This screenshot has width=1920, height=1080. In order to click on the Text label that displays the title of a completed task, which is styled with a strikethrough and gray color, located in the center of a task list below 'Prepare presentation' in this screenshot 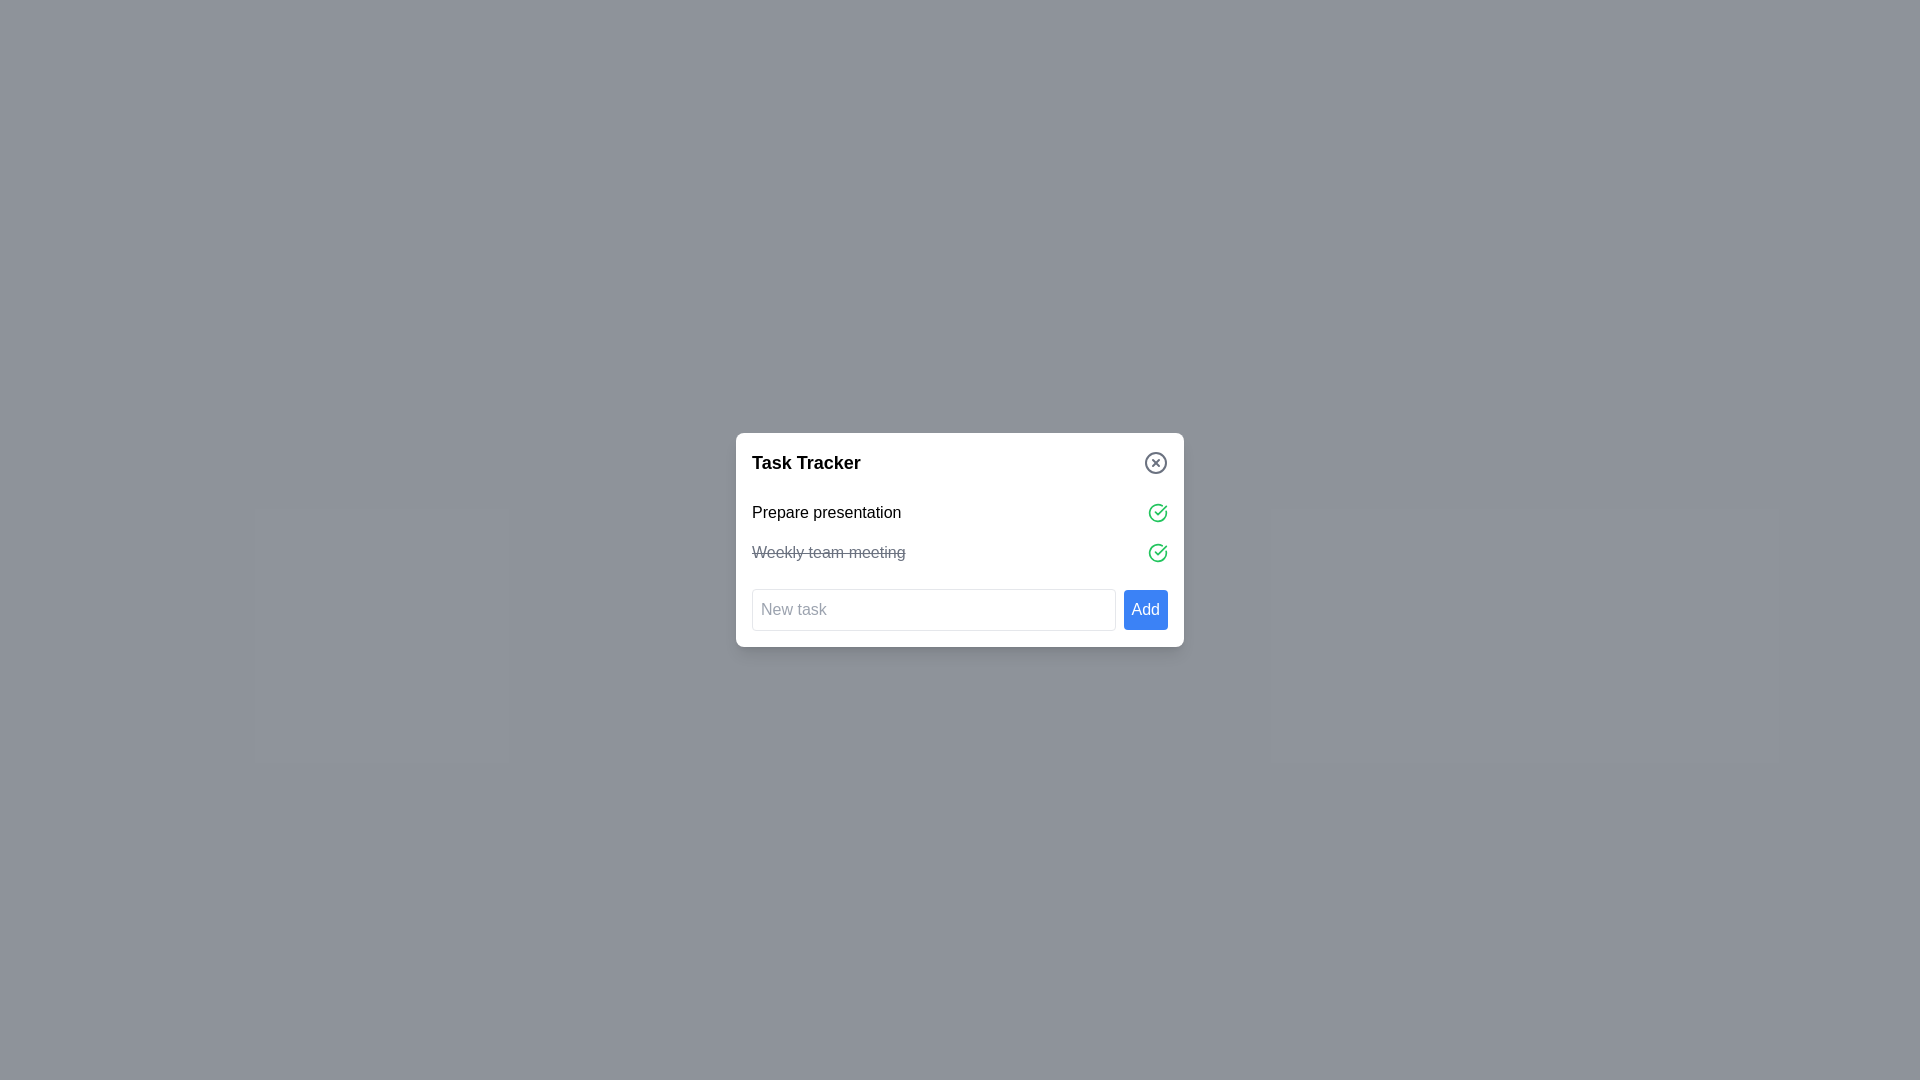, I will do `click(828, 552)`.